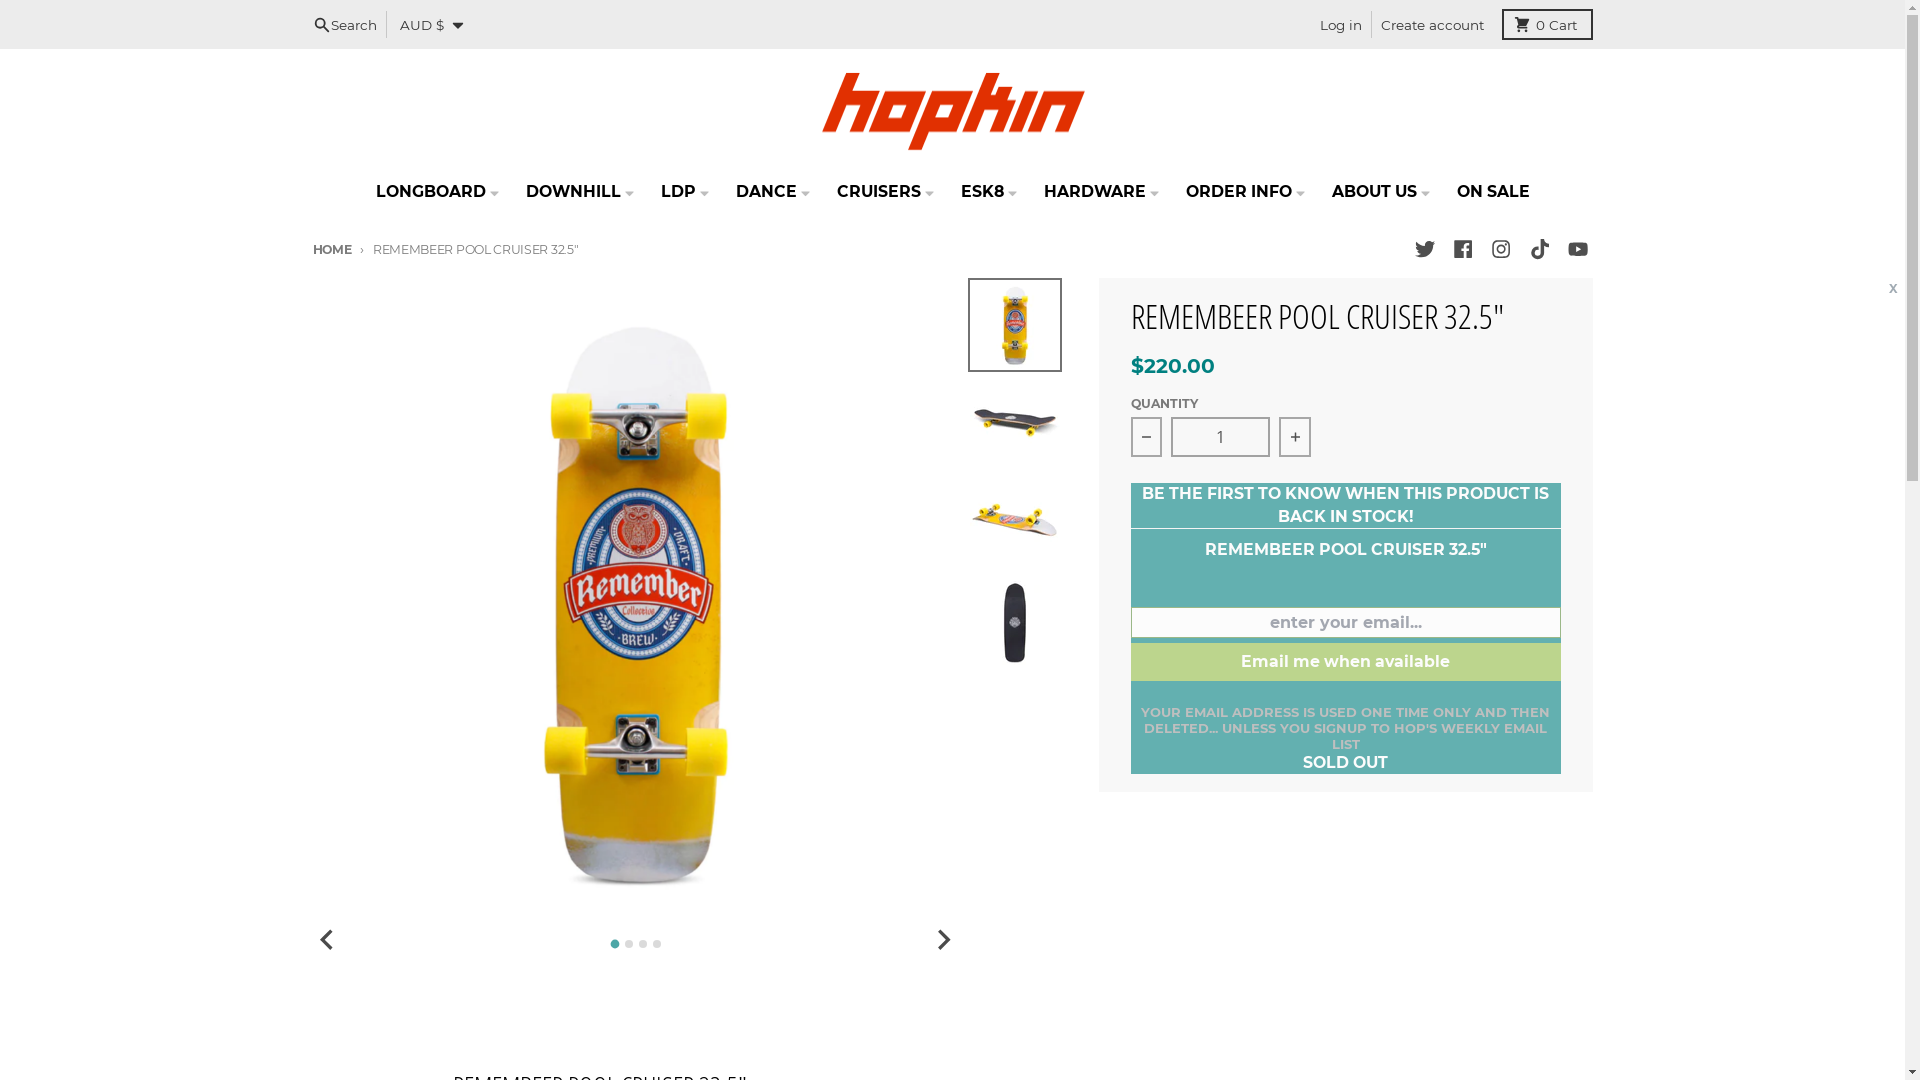  What do you see at coordinates (110, 19) in the screenshot?
I see `'Email when available'` at bounding box center [110, 19].